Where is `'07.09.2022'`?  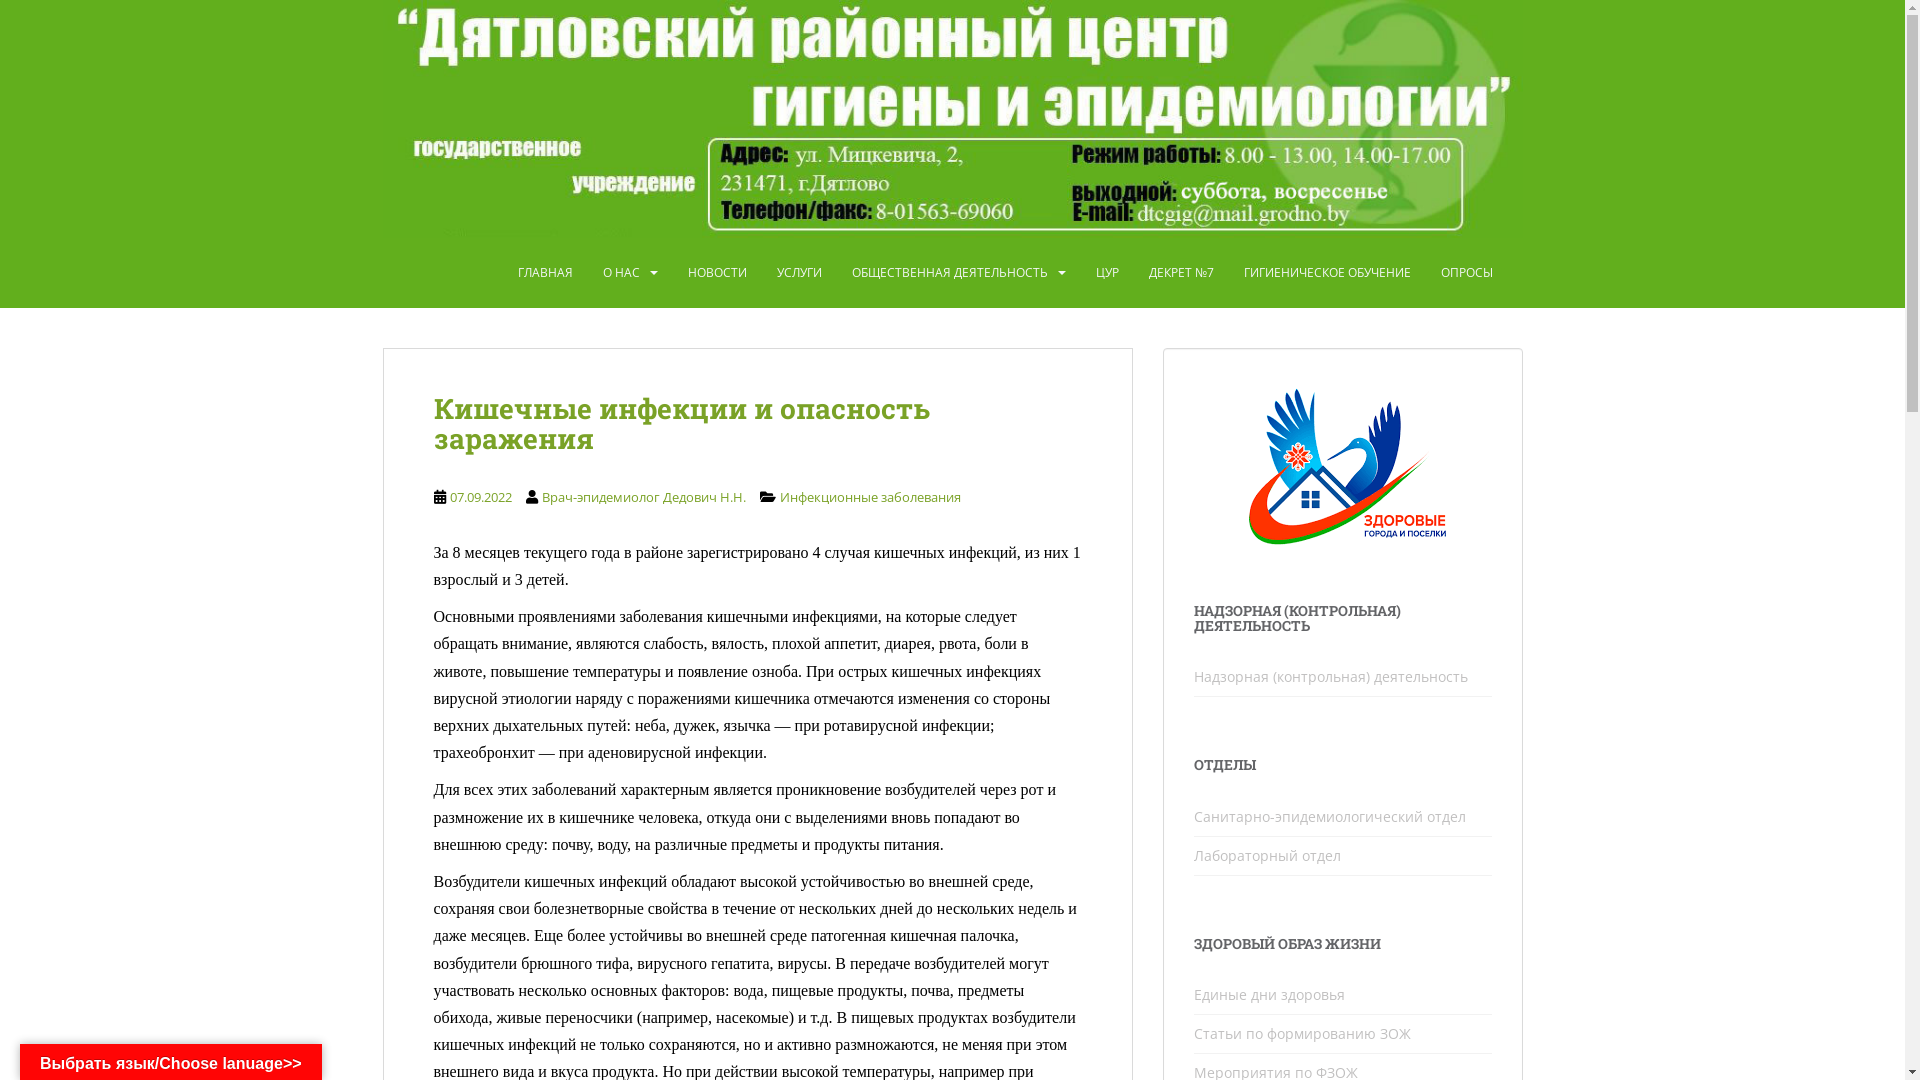 '07.09.2022' is located at coordinates (480, 496).